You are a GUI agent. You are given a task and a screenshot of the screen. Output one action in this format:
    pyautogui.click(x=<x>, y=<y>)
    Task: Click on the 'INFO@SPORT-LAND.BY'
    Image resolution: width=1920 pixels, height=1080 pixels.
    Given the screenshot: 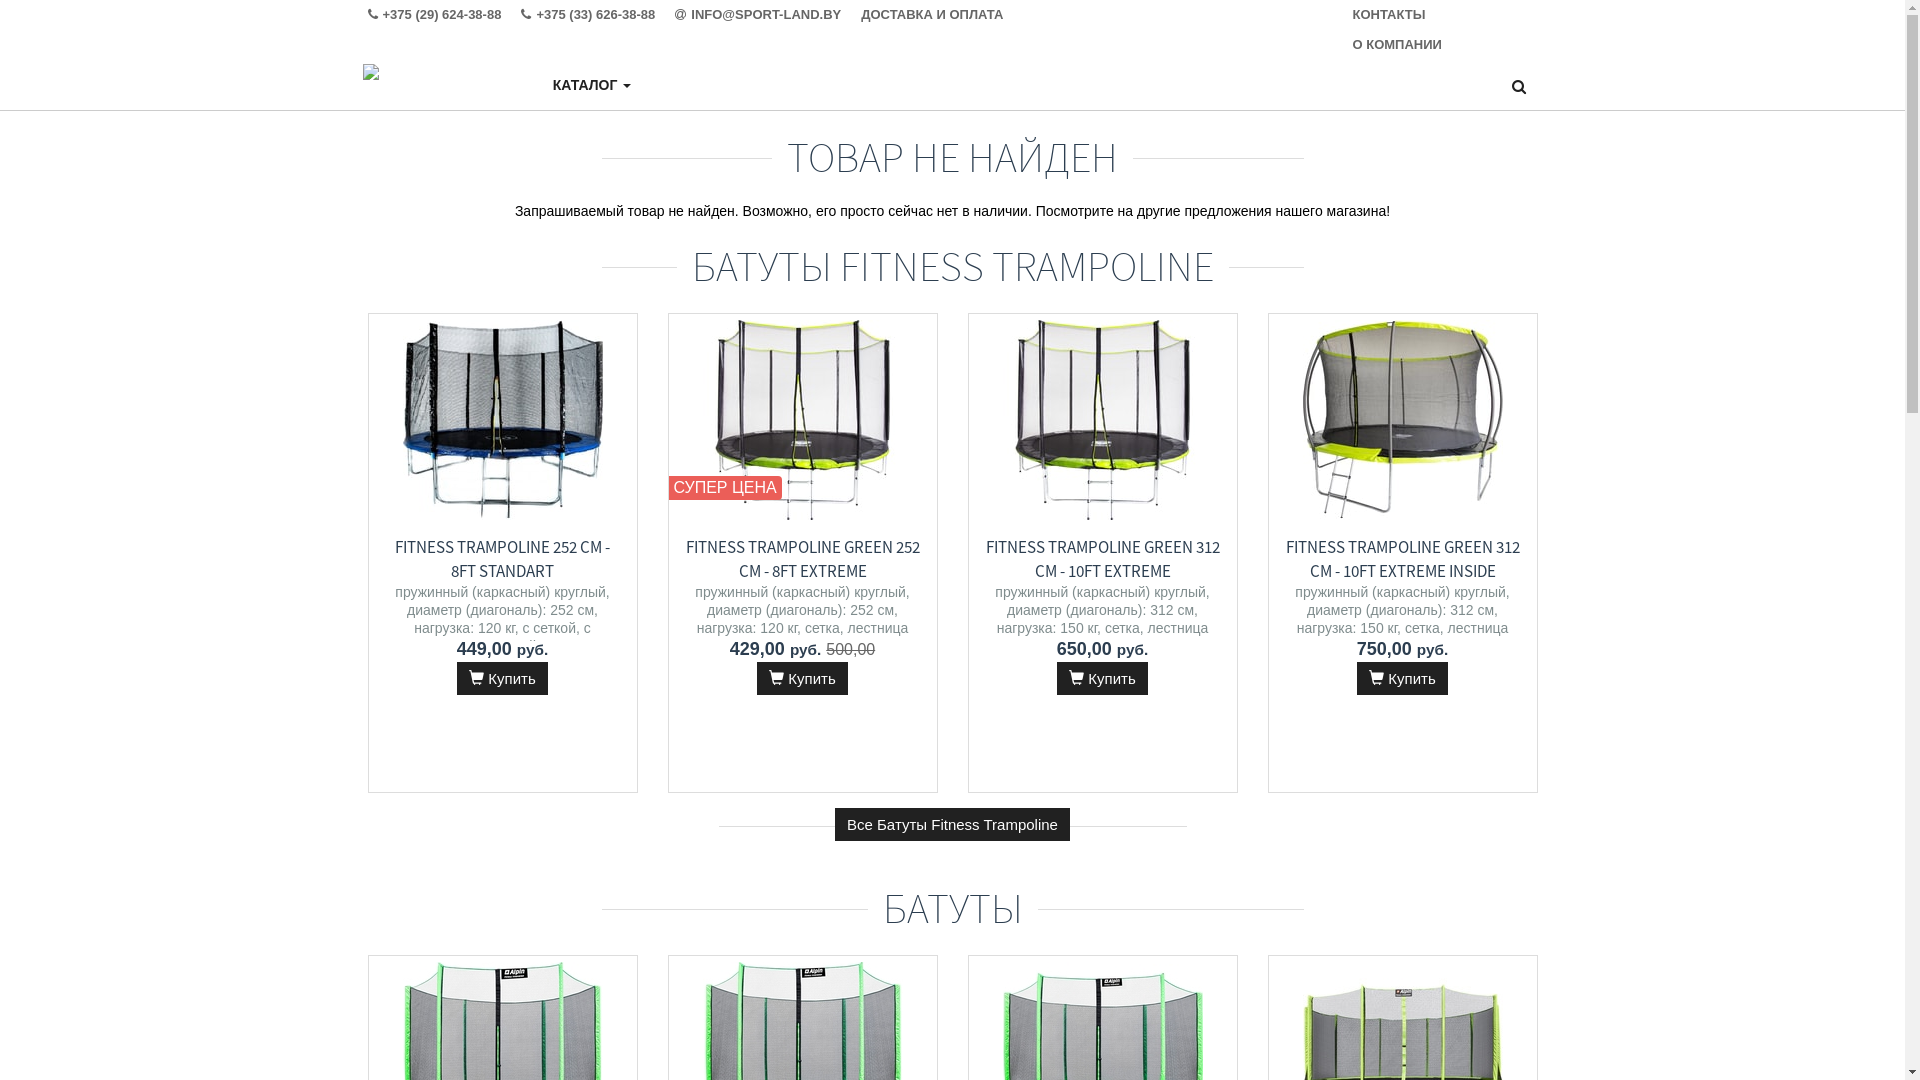 What is the action you would take?
    pyautogui.click(x=767, y=15)
    